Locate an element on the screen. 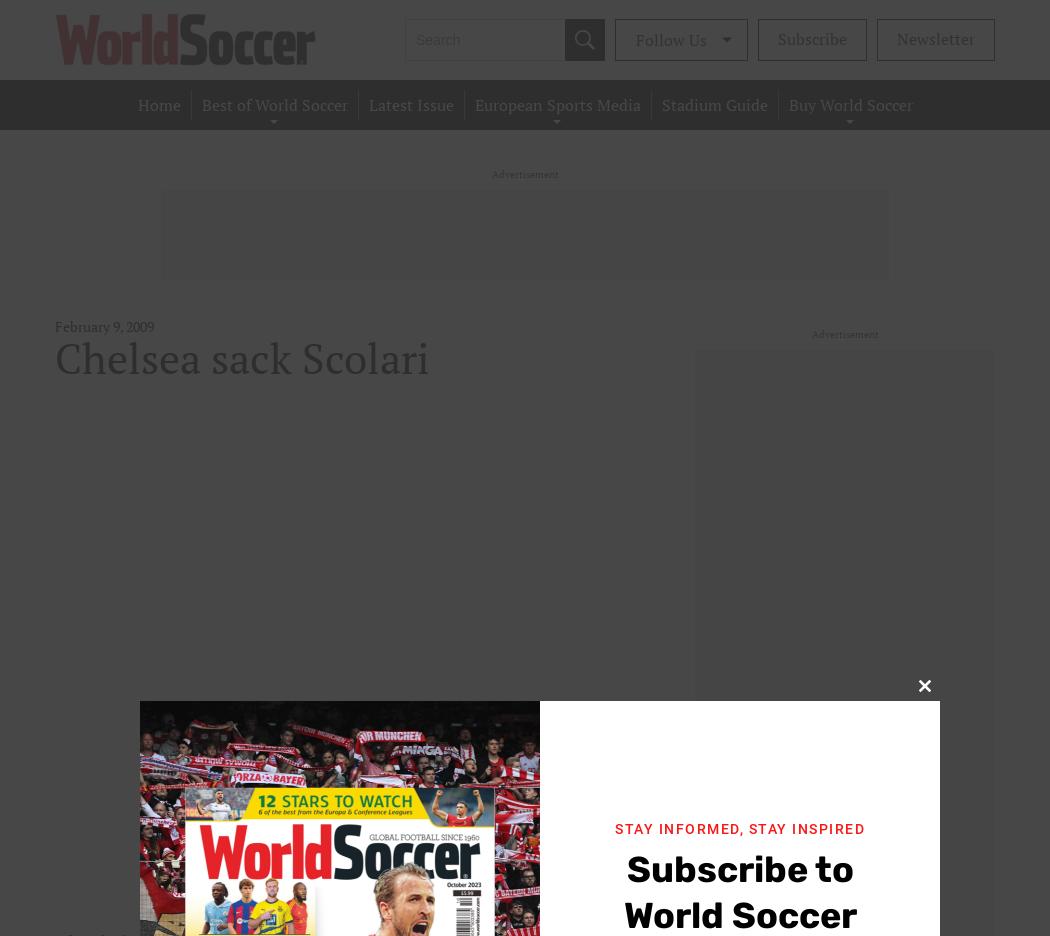  'Newsletter' is located at coordinates (935, 38).